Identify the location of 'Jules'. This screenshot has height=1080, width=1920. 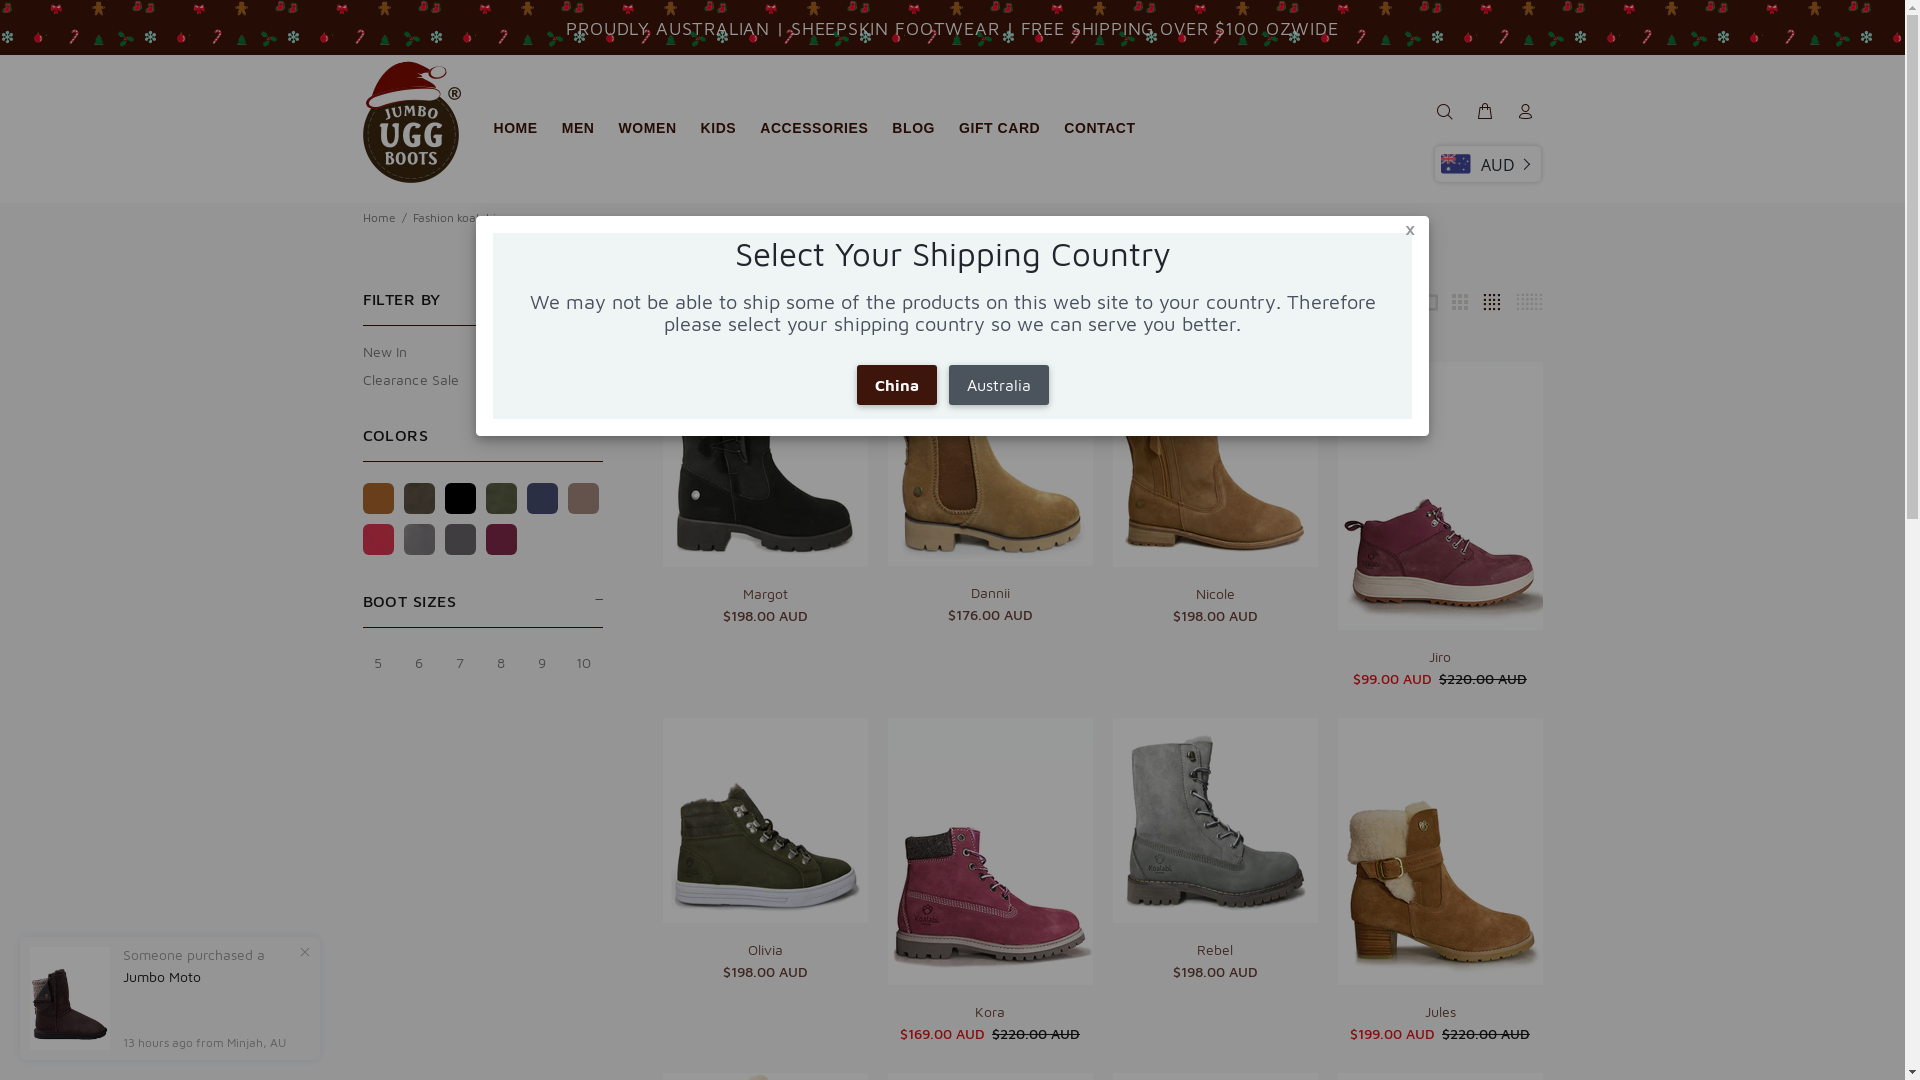
(1438, 1011).